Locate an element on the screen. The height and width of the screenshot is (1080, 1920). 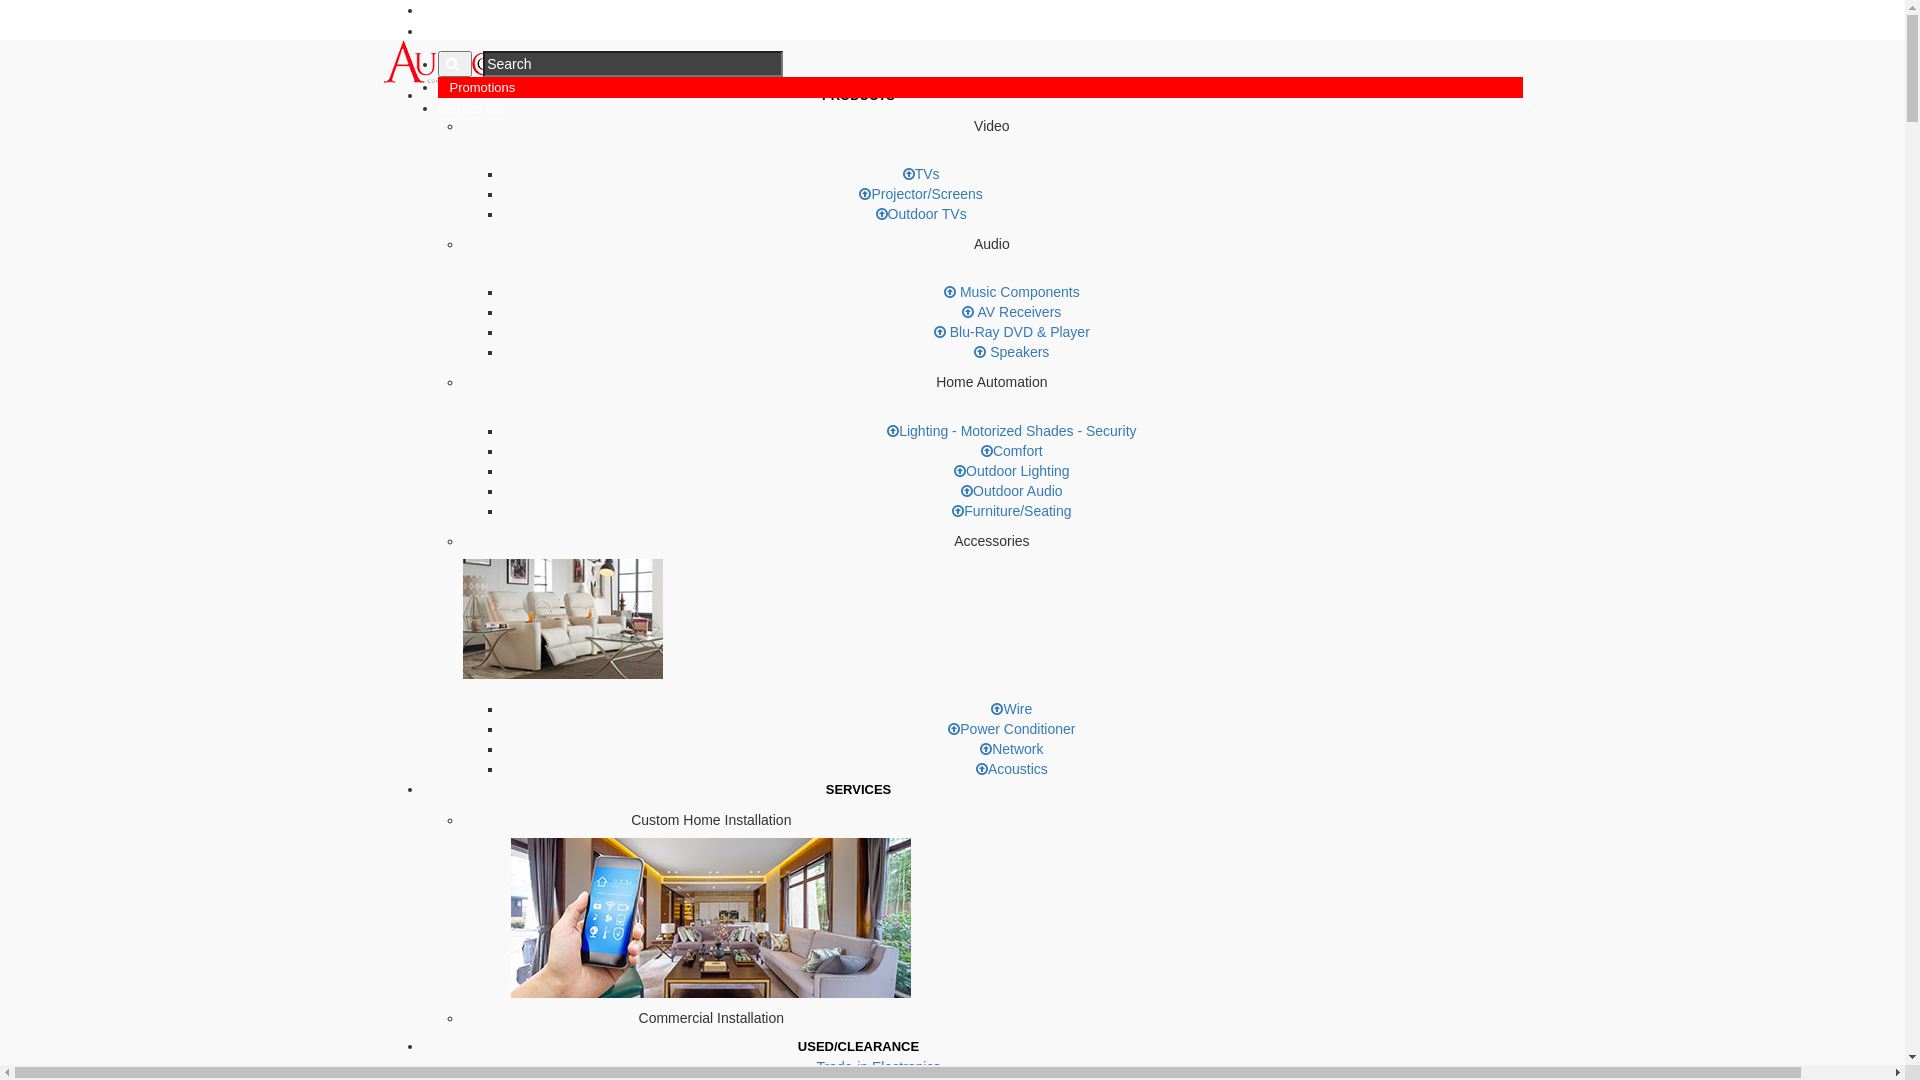
'PRODUCTS' is located at coordinates (858, 95).